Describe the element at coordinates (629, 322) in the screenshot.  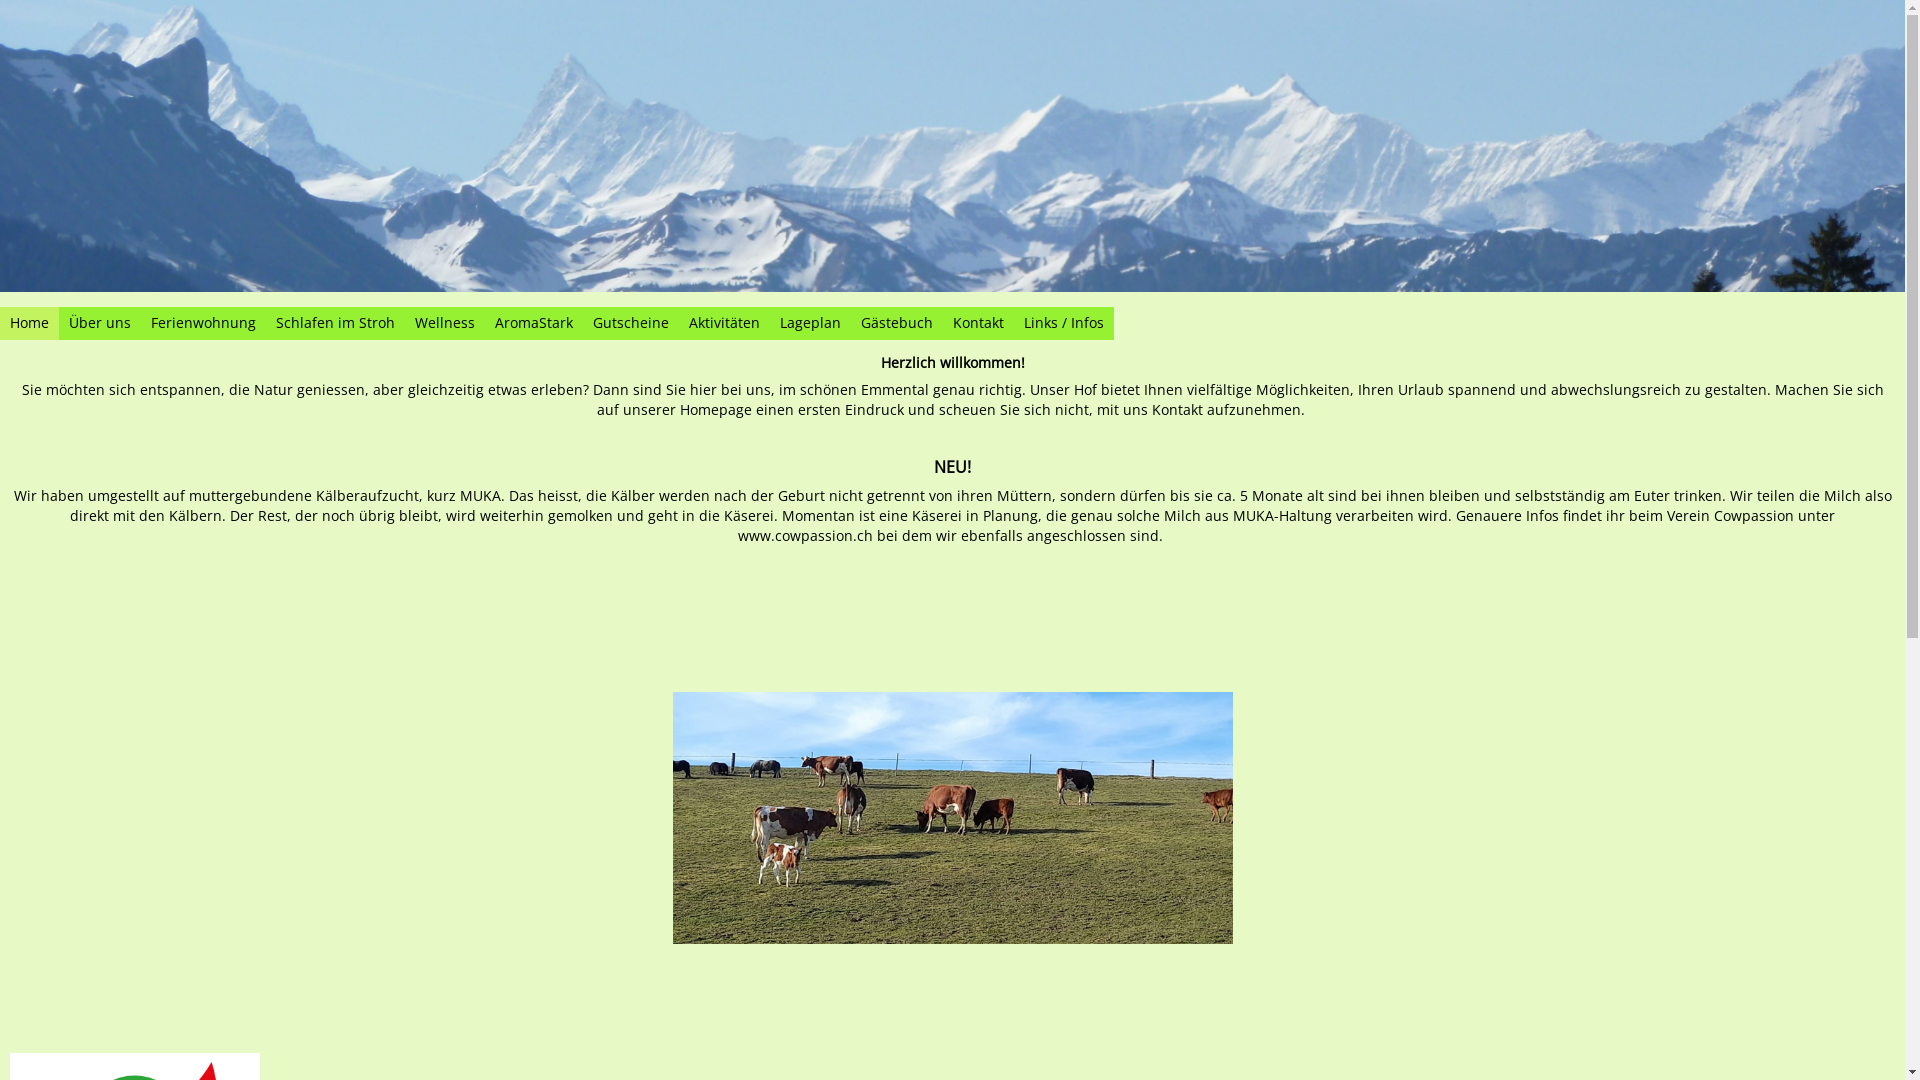
I see `'Gutscheine'` at that location.